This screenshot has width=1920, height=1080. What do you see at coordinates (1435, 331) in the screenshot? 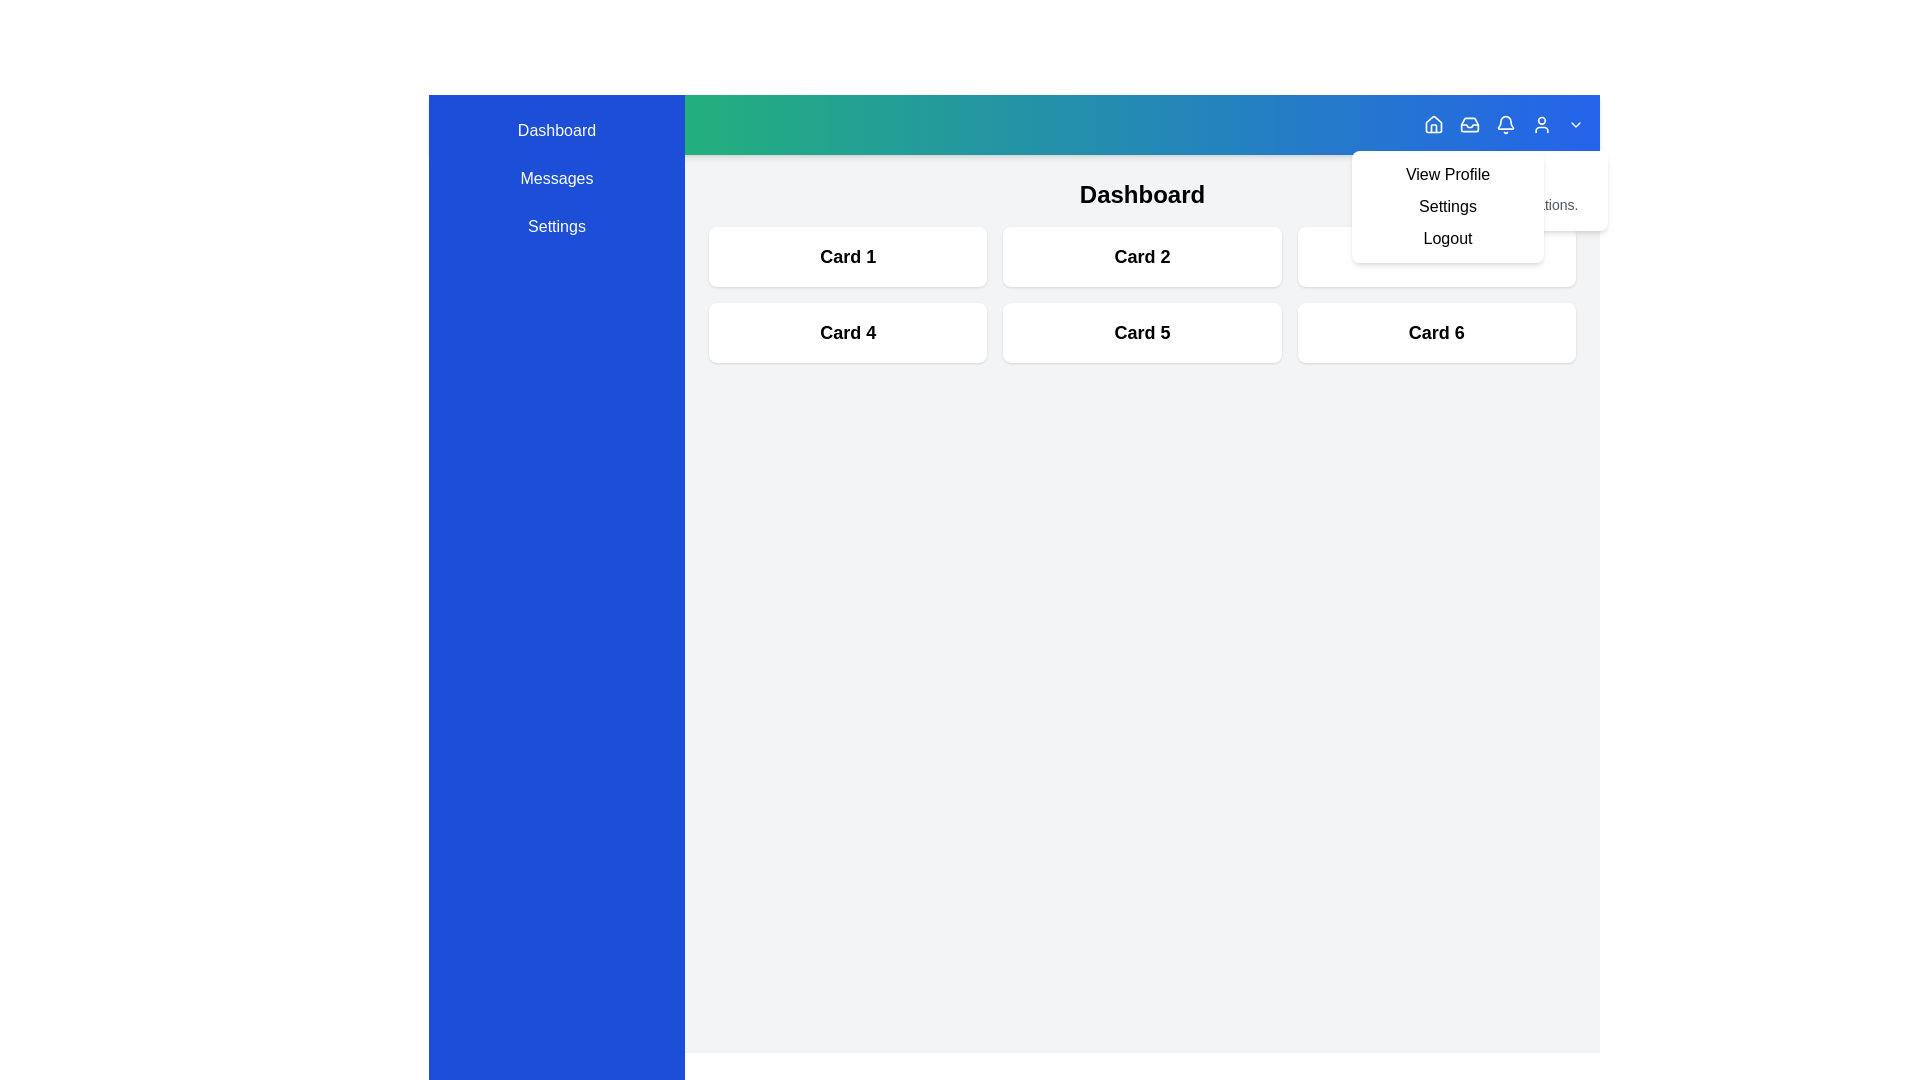
I see `the descriptive text label within the card component labeled 'Card 6', which is located in the bottom-right position of the grid layout` at bounding box center [1435, 331].